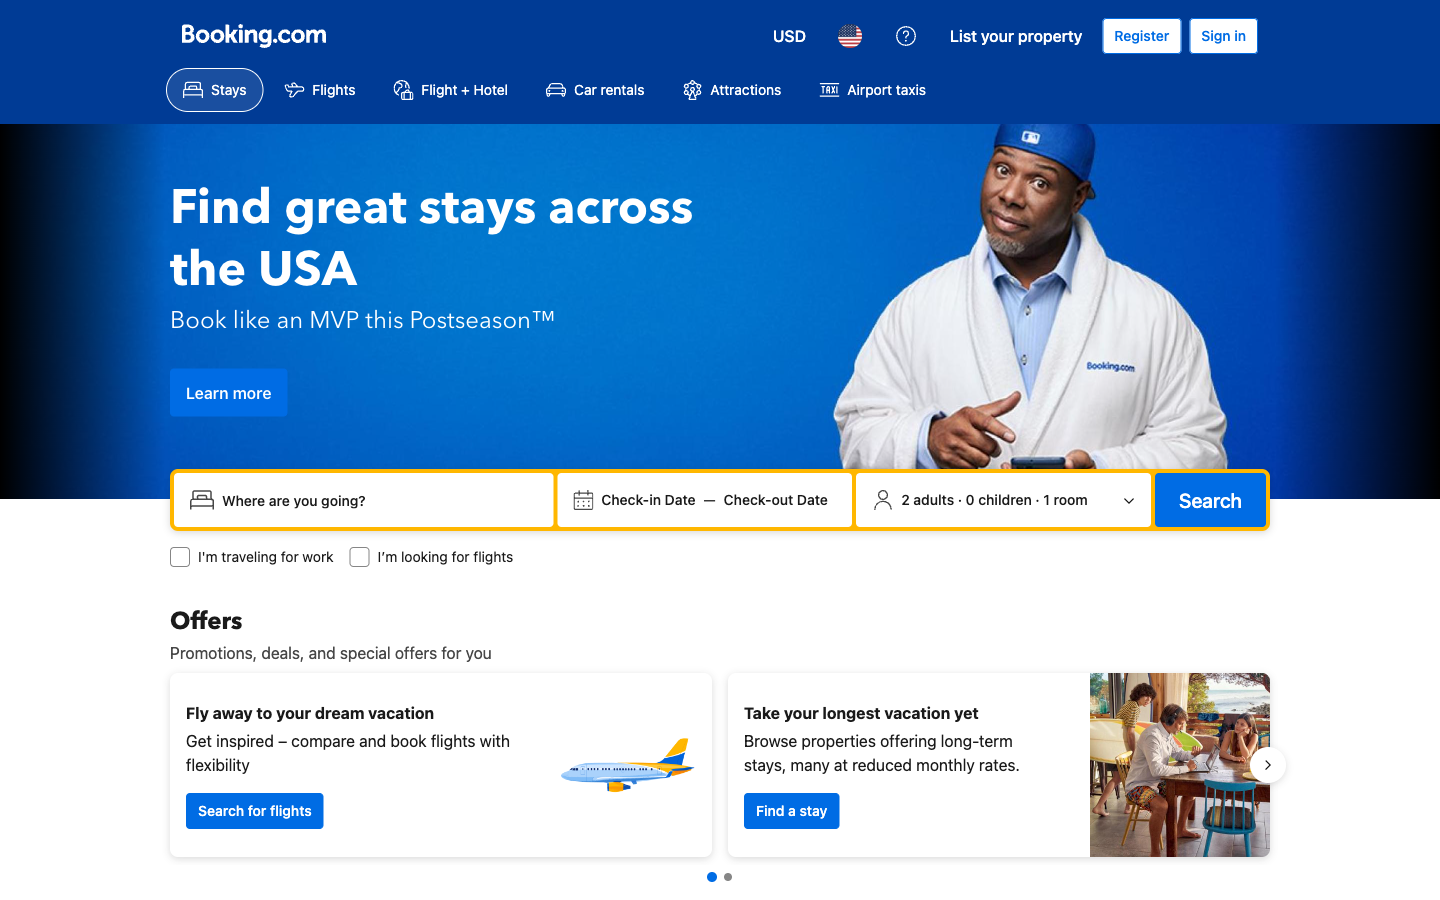 Image resolution: width=1440 pixels, height=900 pixels. Describe the element at coordinates (214, 89) in the screenshot. I see `Search for stays using the Stays button on top` at that location.